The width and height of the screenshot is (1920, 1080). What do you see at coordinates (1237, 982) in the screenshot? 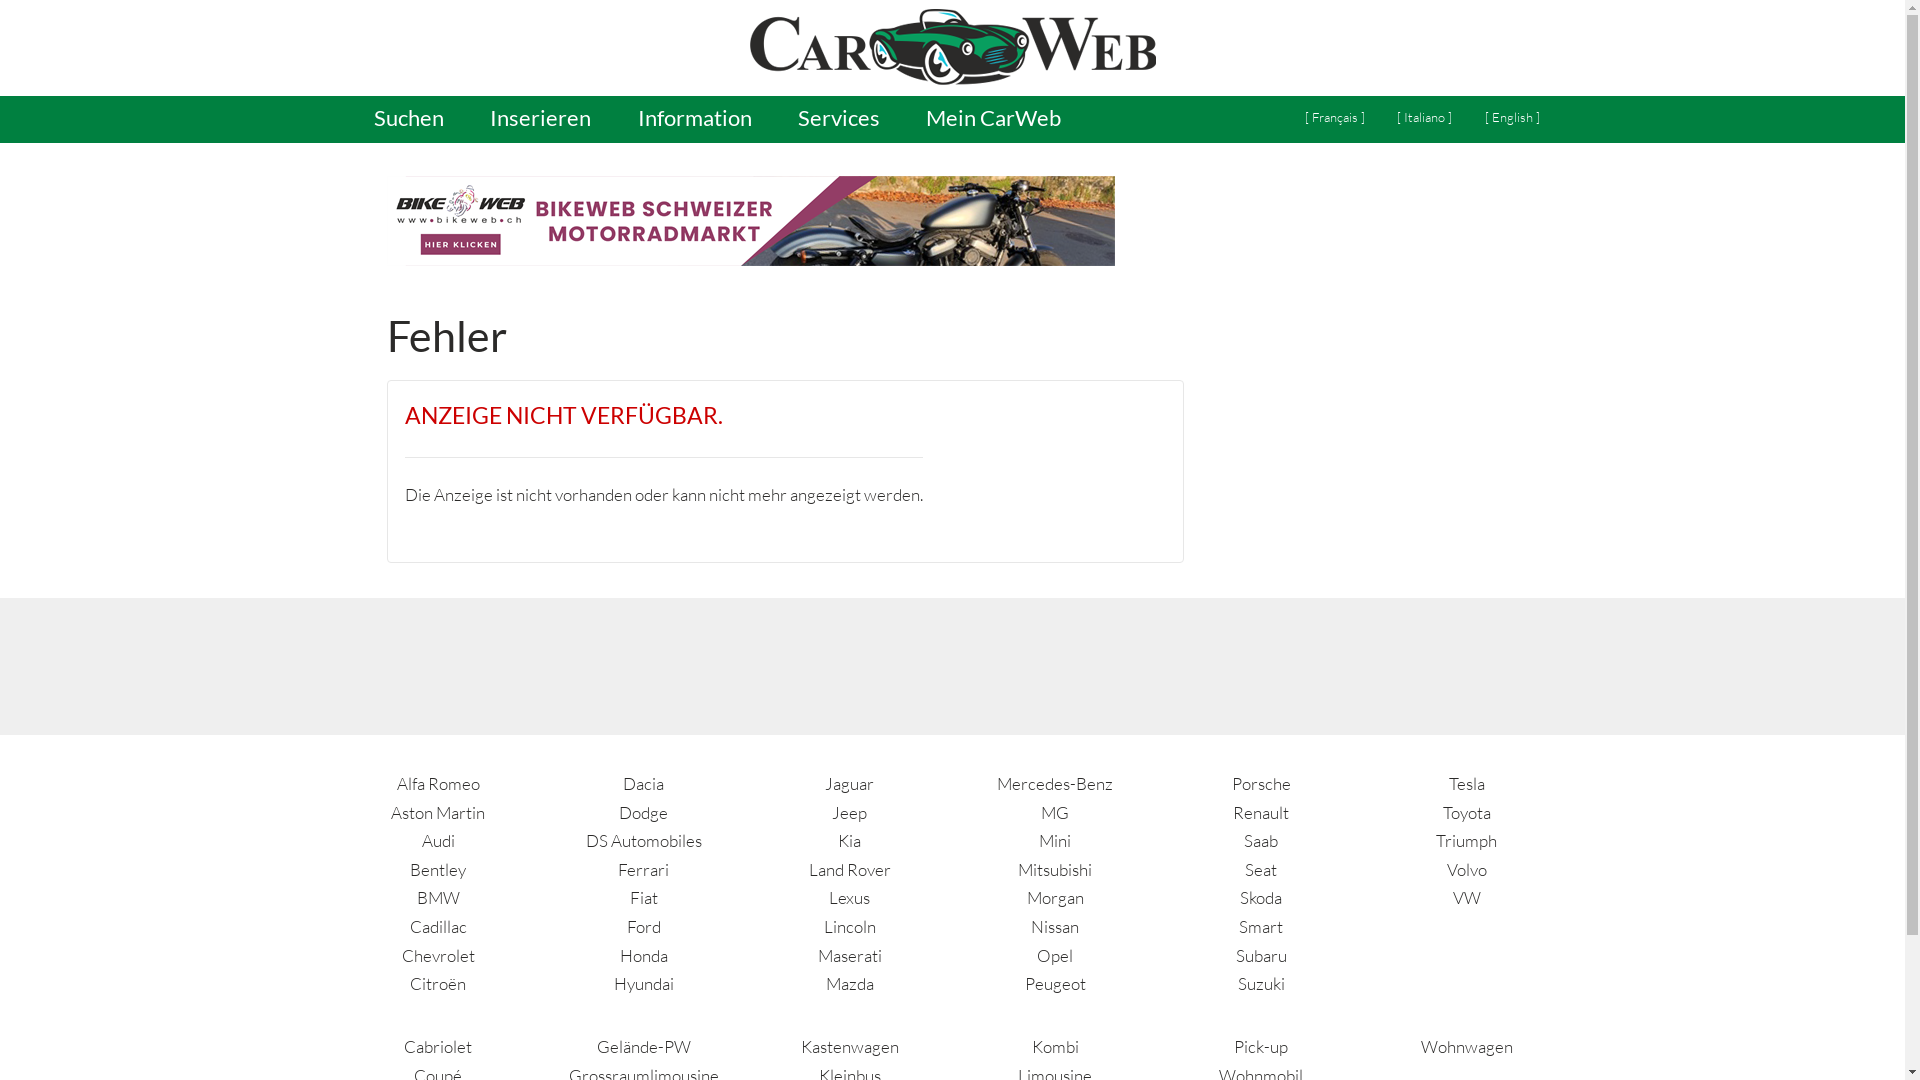
I see `'Suzuki'` at bounding box center [1237, 982].